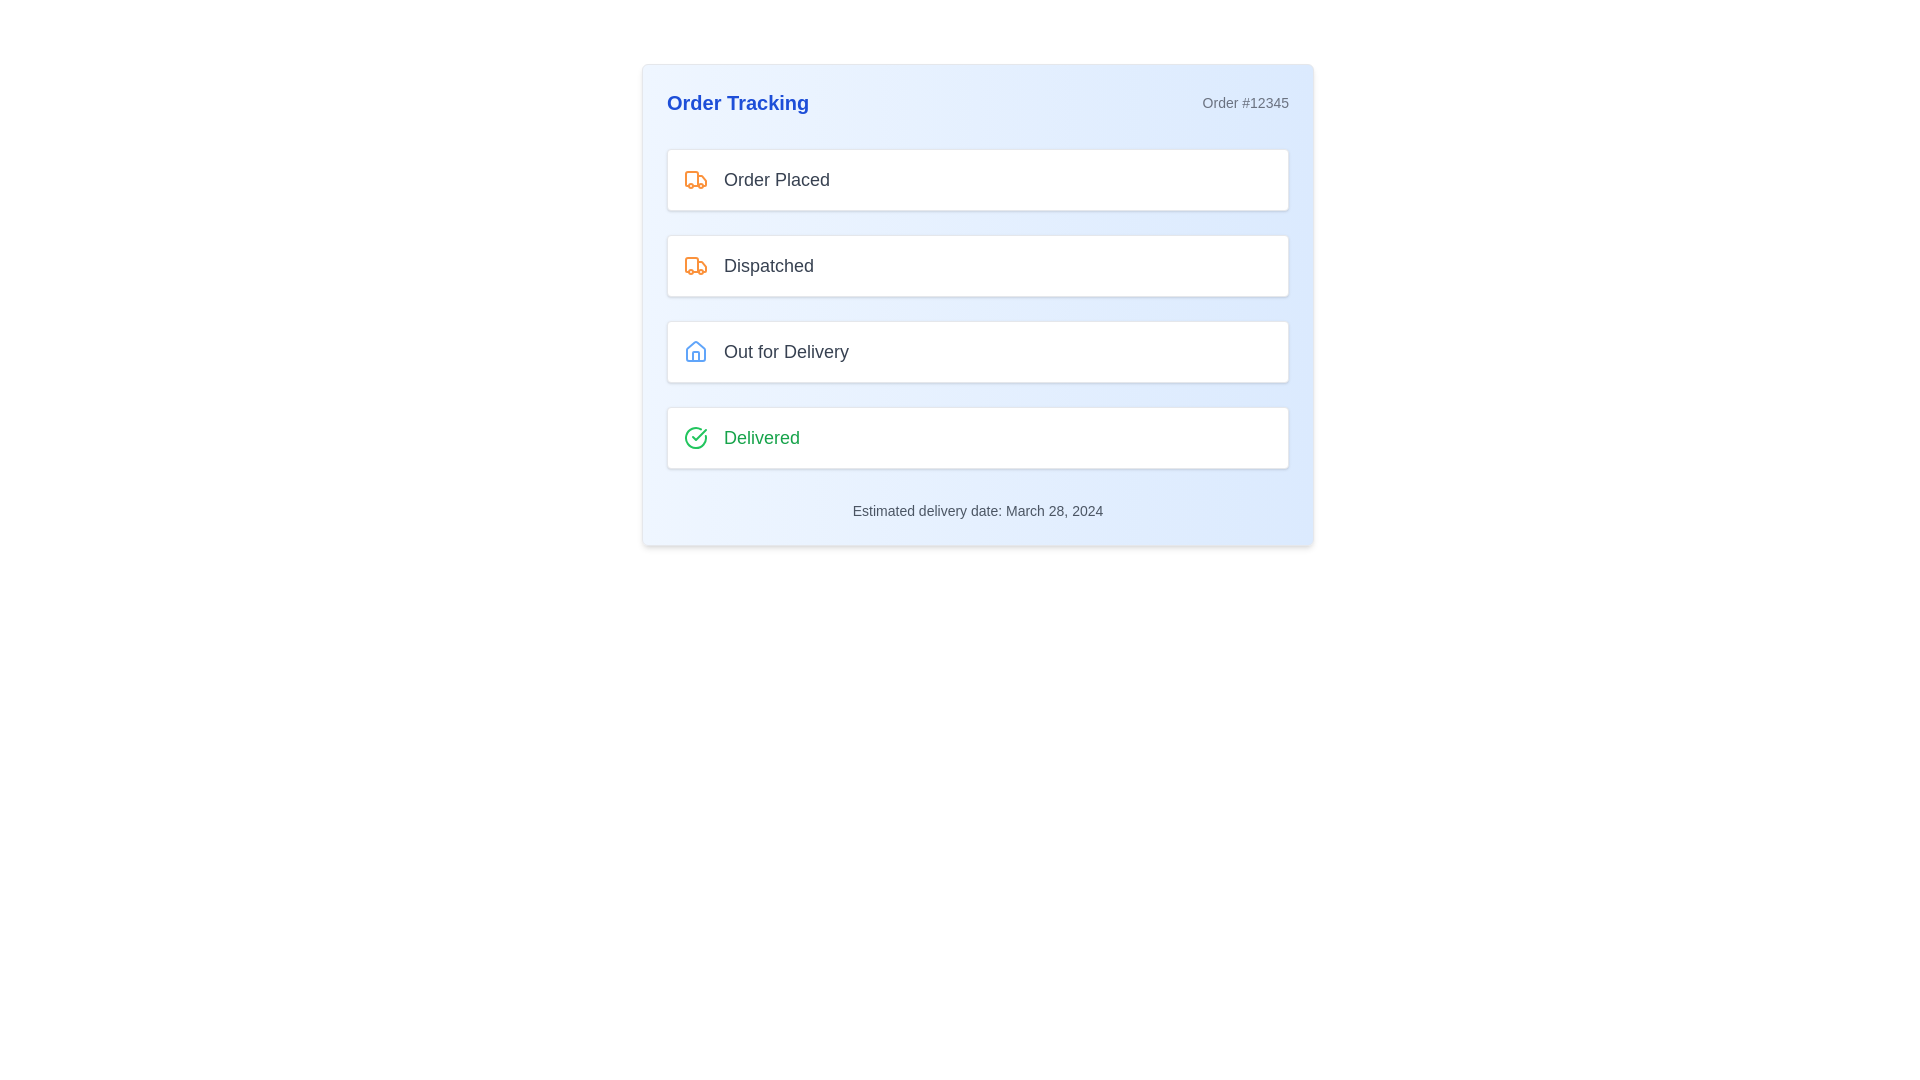 The image size is (1920, 1080). Describe the element at coordinates (761, 437) in the screenshot. I see `the Text Label displaying 'Delivered' in a medium-sized green font, located in the fourth row of the tracking interface, to indicate successful delivery` at that location.